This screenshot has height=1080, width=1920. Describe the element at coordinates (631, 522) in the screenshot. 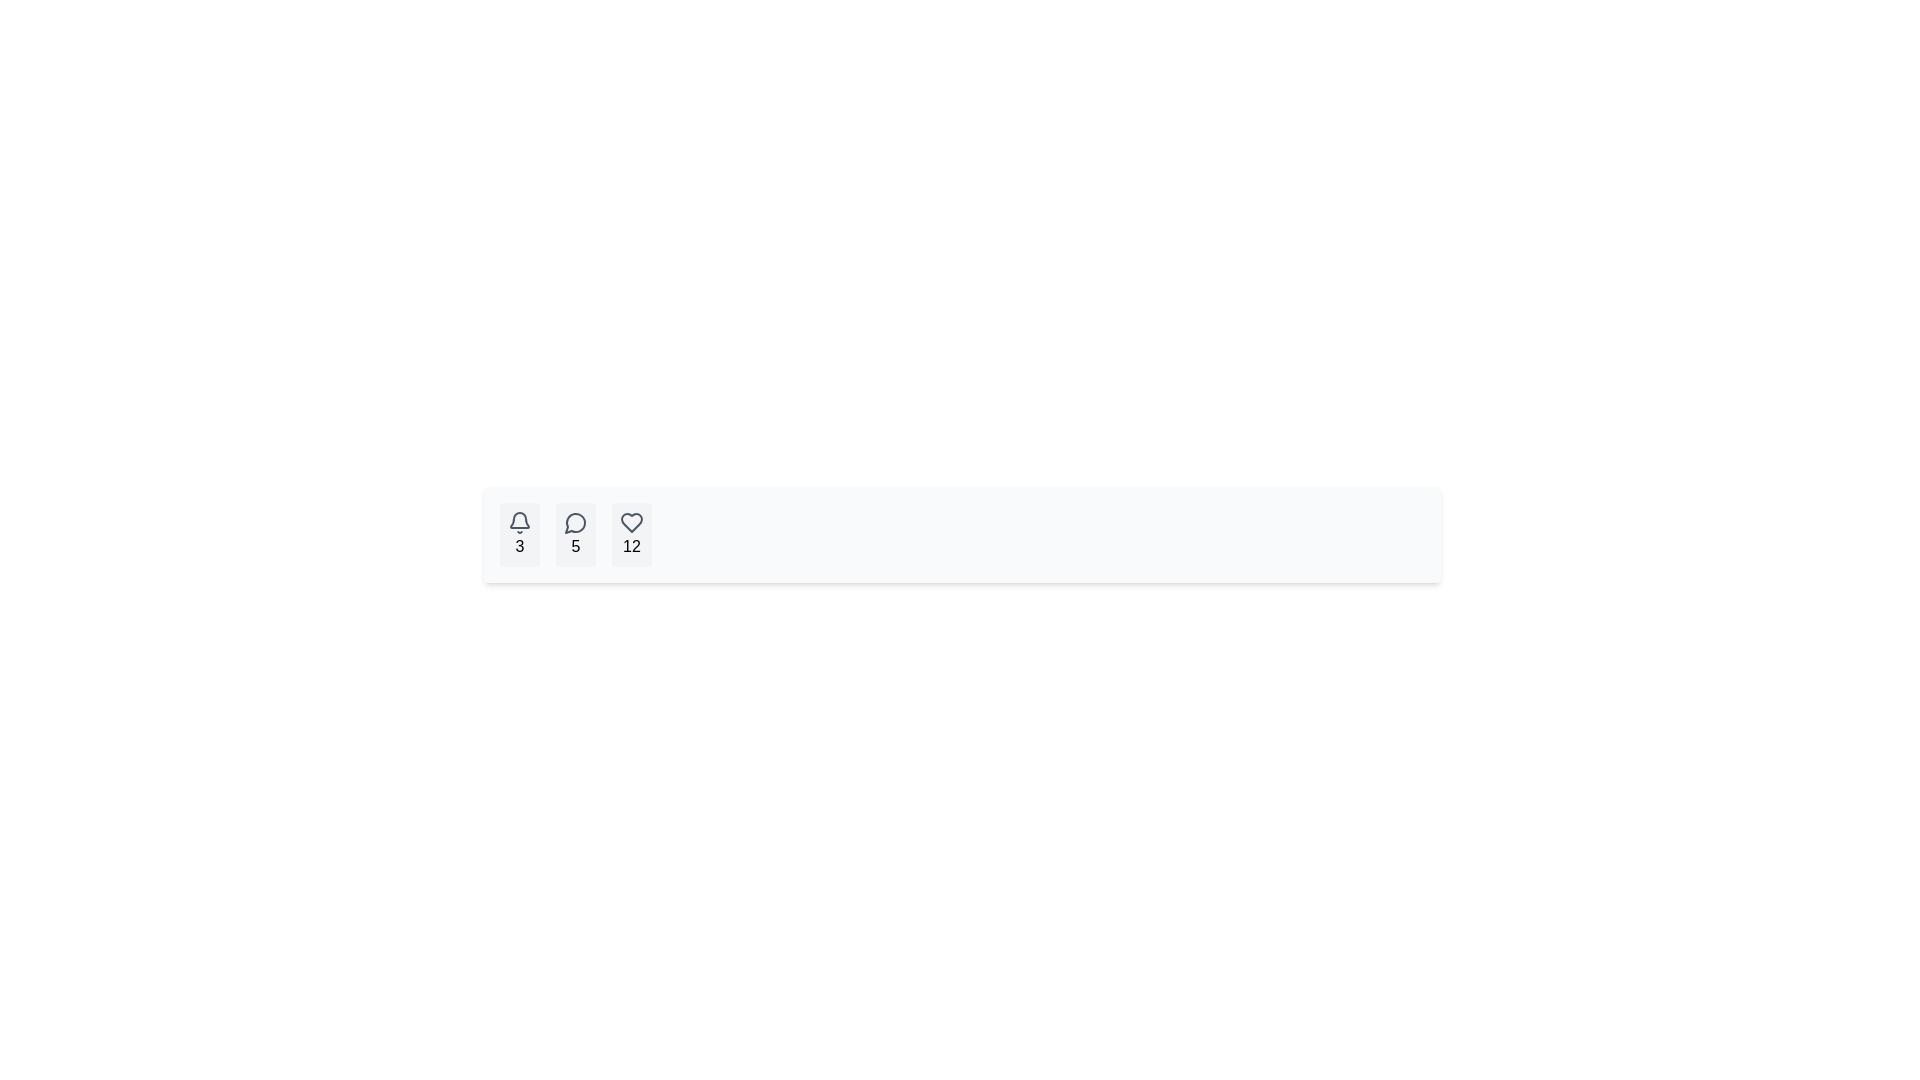

I see `the heart-shaped icon button located at the bottom center of the interface` at that location.